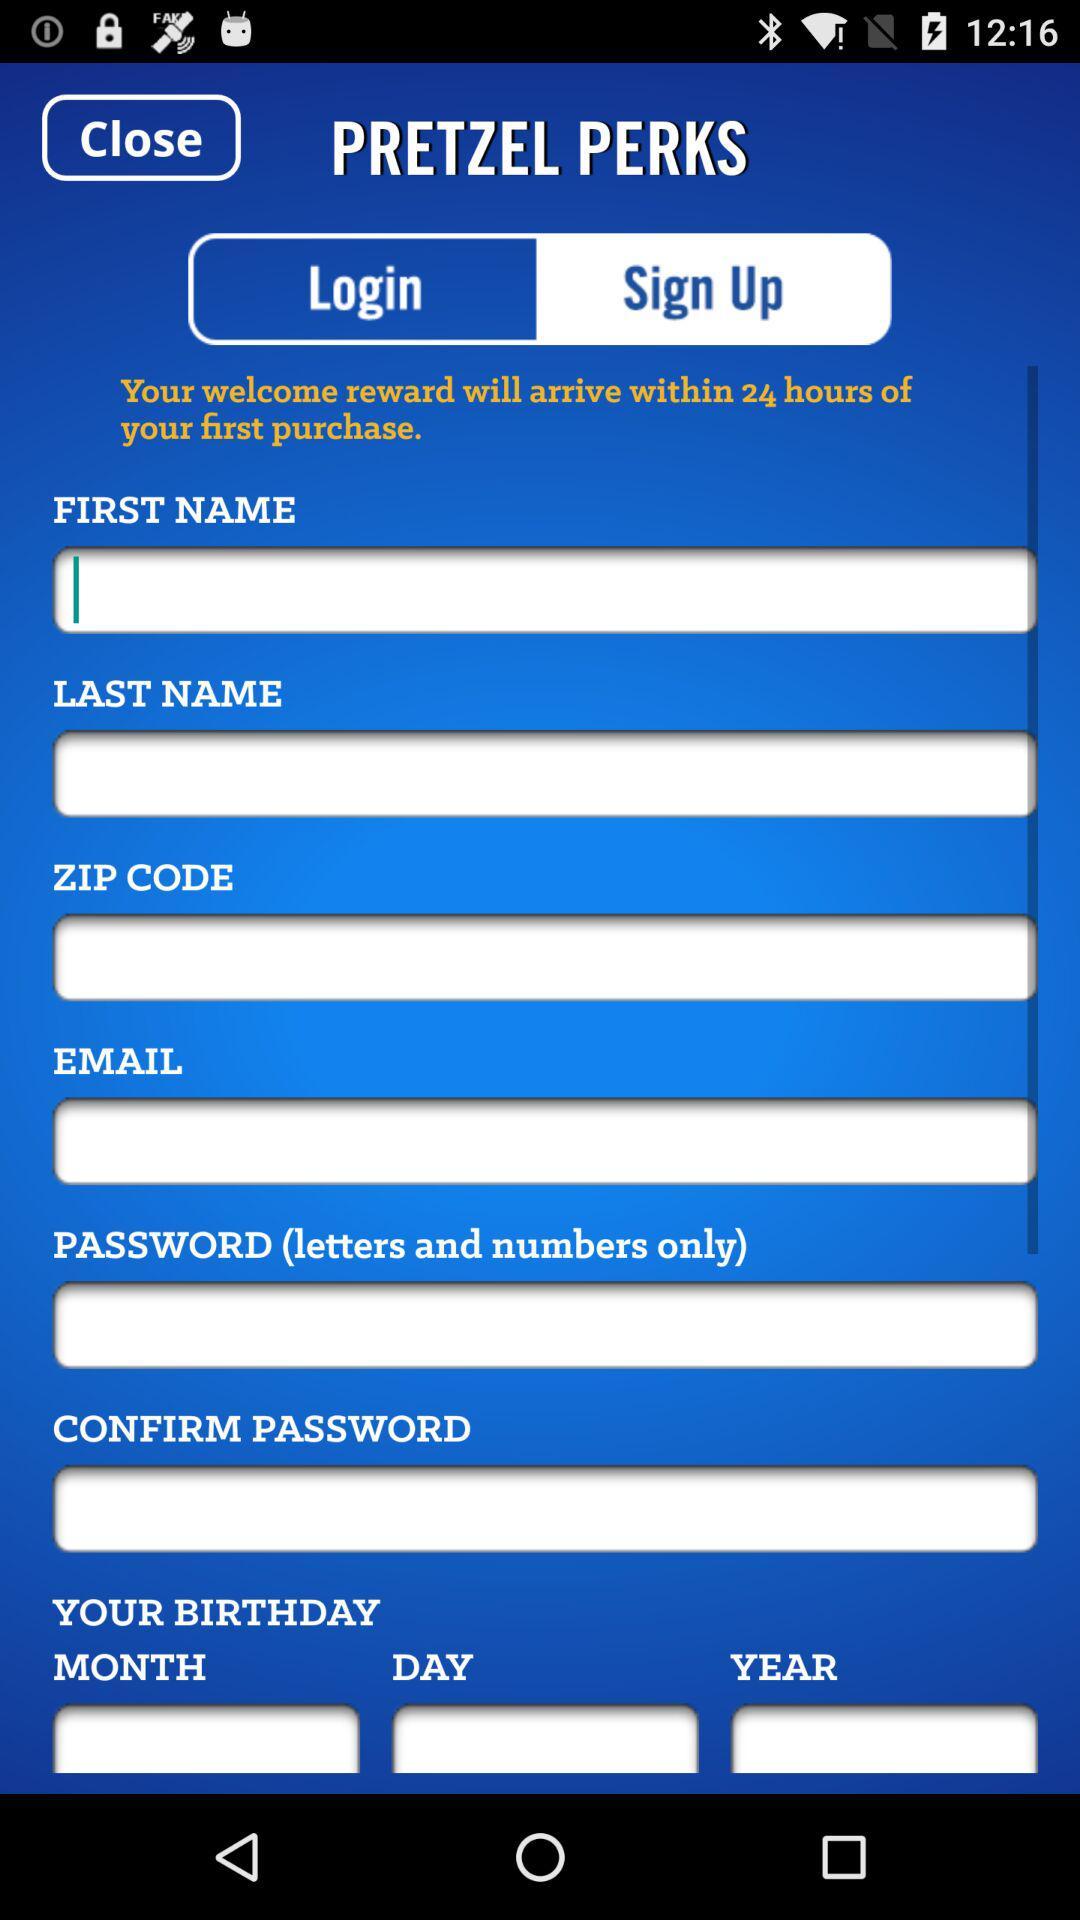 The height and width of the screenshot is (1920, 1080). Describe the element at coordinates (545, 1508) in the screenshot. I see `type in your new password here the same as the box before` at that location.